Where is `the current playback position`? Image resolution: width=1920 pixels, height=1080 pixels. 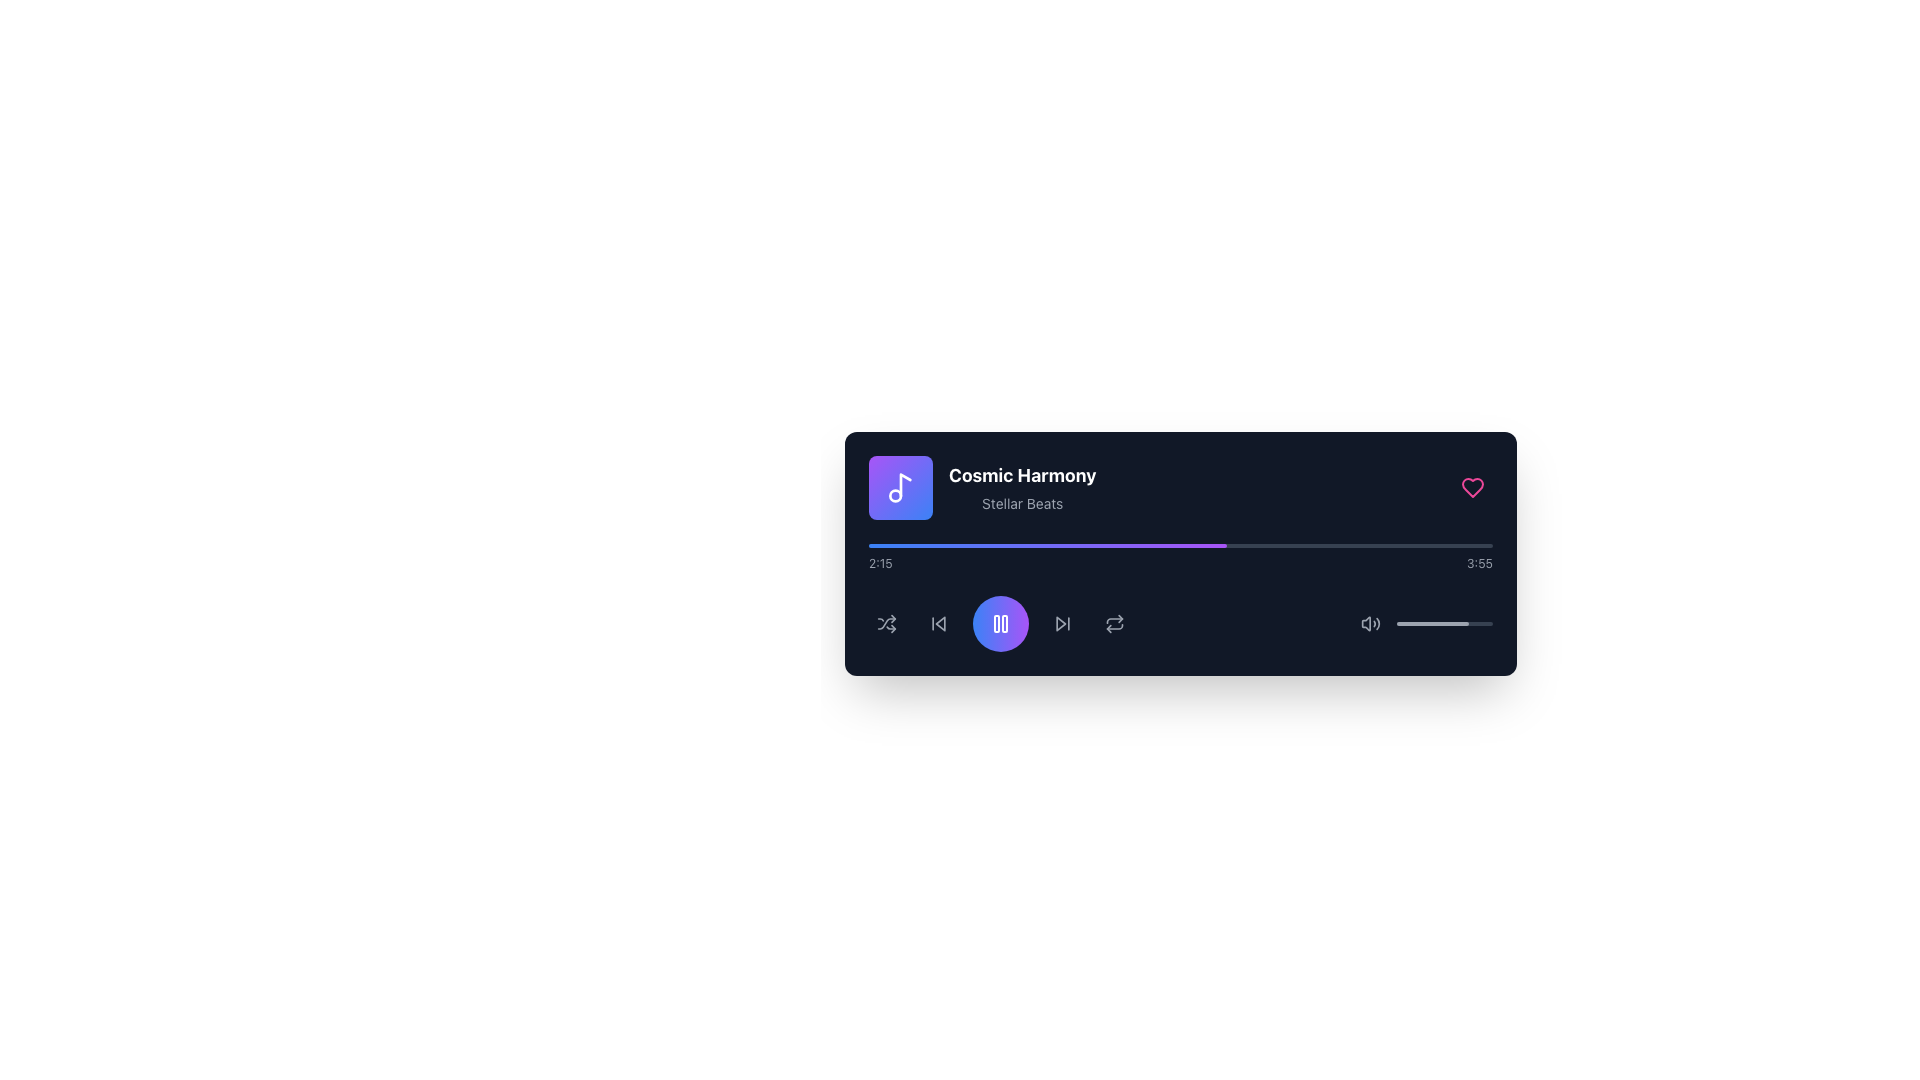 the current playback position is located at coordinates (1399, 546).